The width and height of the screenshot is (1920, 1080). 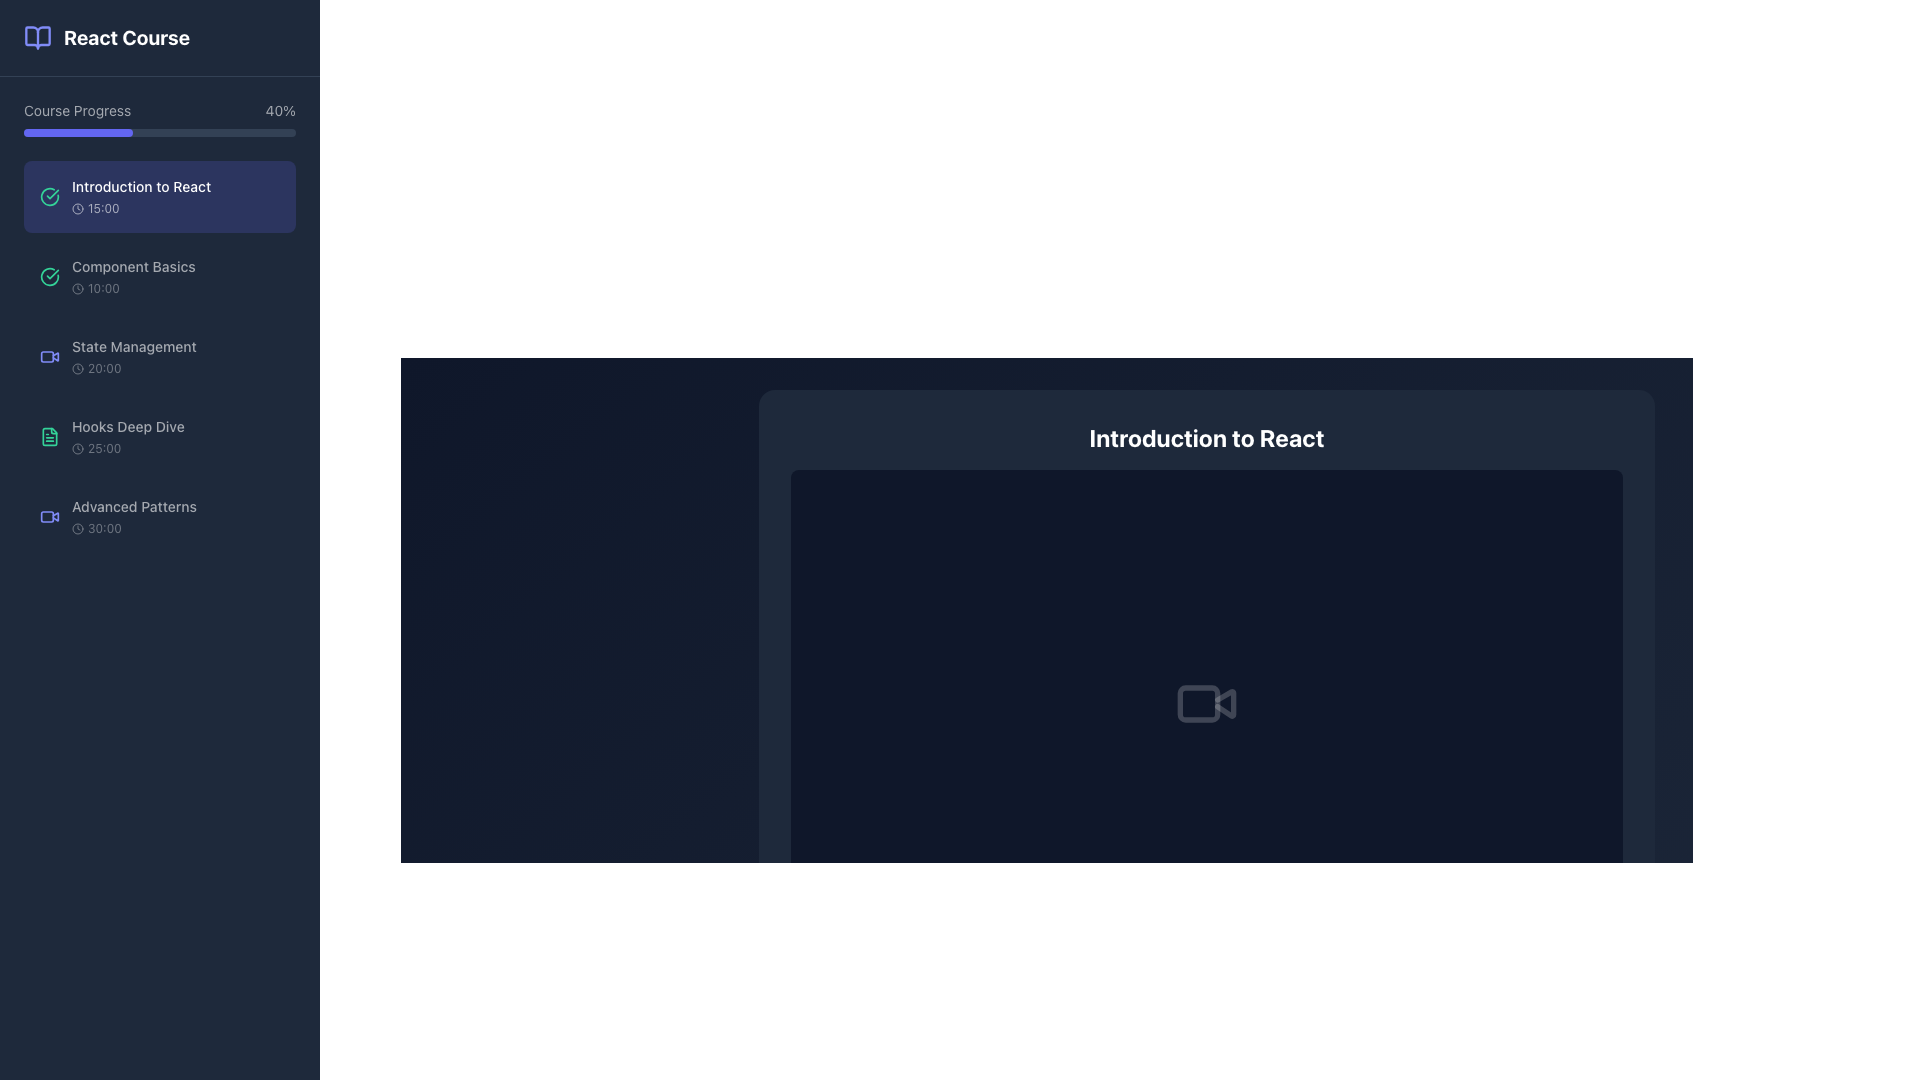 What do you see at coordinates (176, 277) in the screenshot?
I see `the navigational menu item labeled 'Component Basics' located in the left sidebar` at bounding box center [176, 277].